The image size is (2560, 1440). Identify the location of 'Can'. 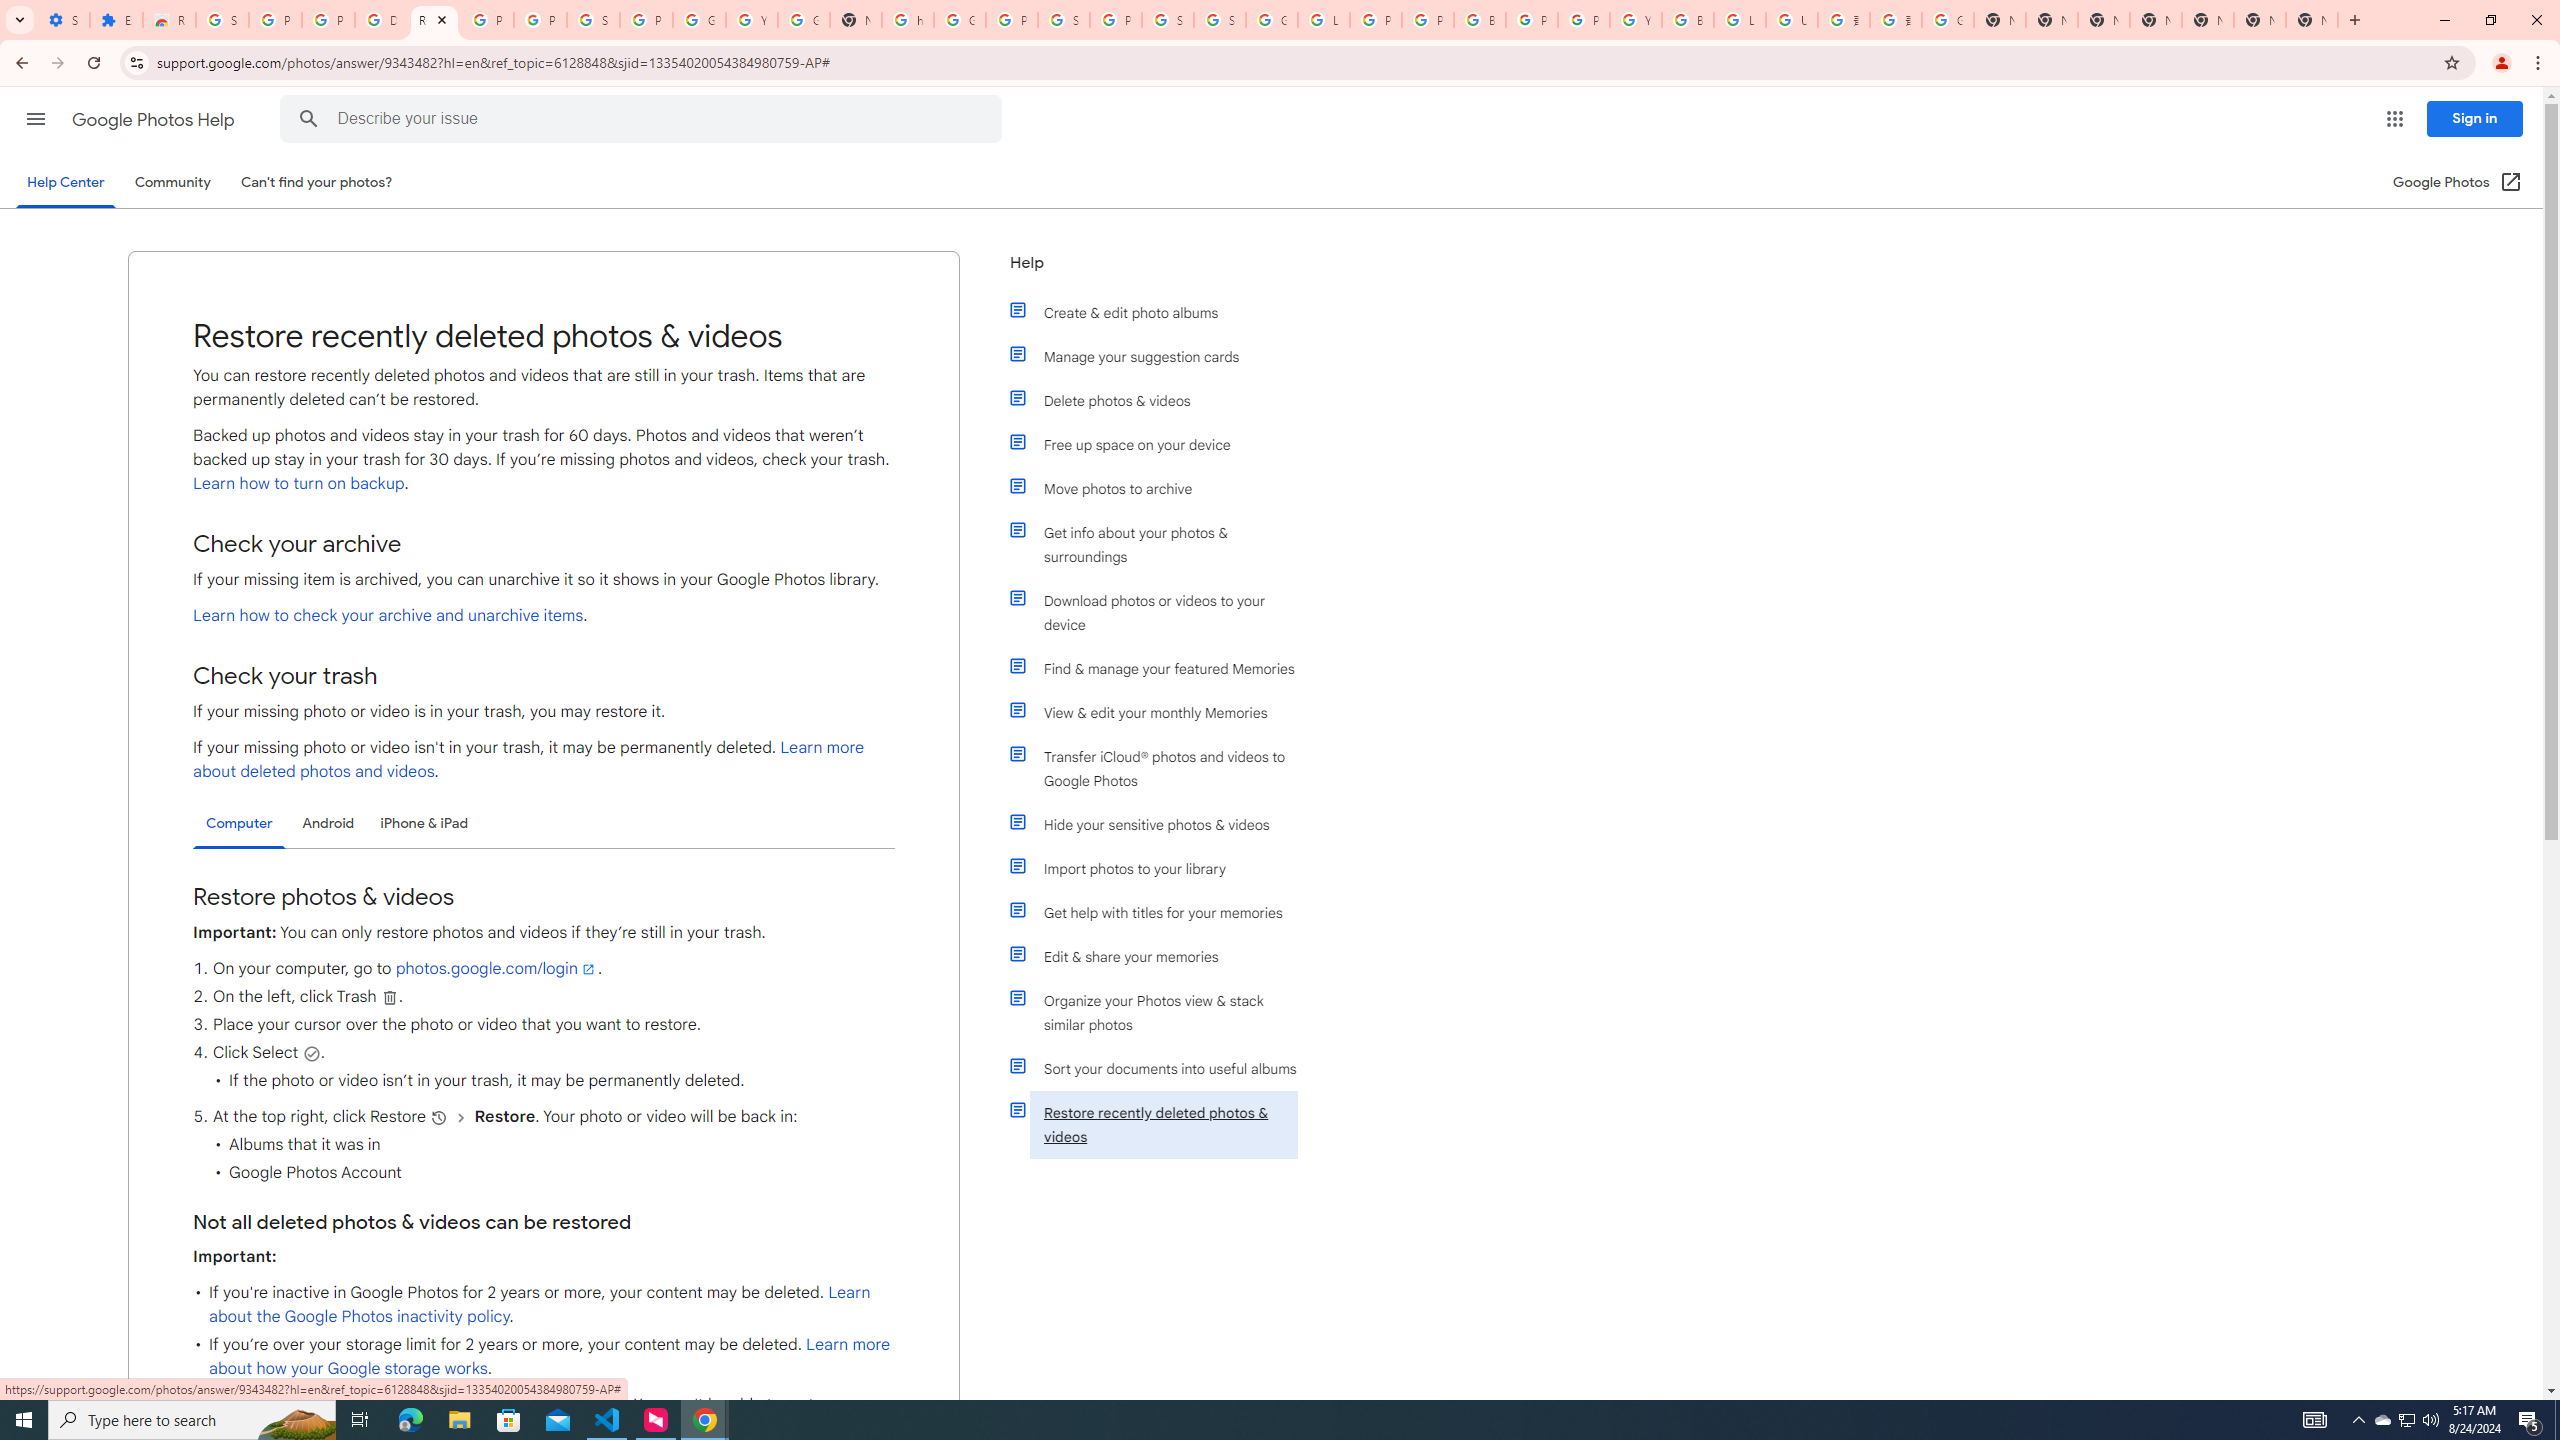
(317, 181).